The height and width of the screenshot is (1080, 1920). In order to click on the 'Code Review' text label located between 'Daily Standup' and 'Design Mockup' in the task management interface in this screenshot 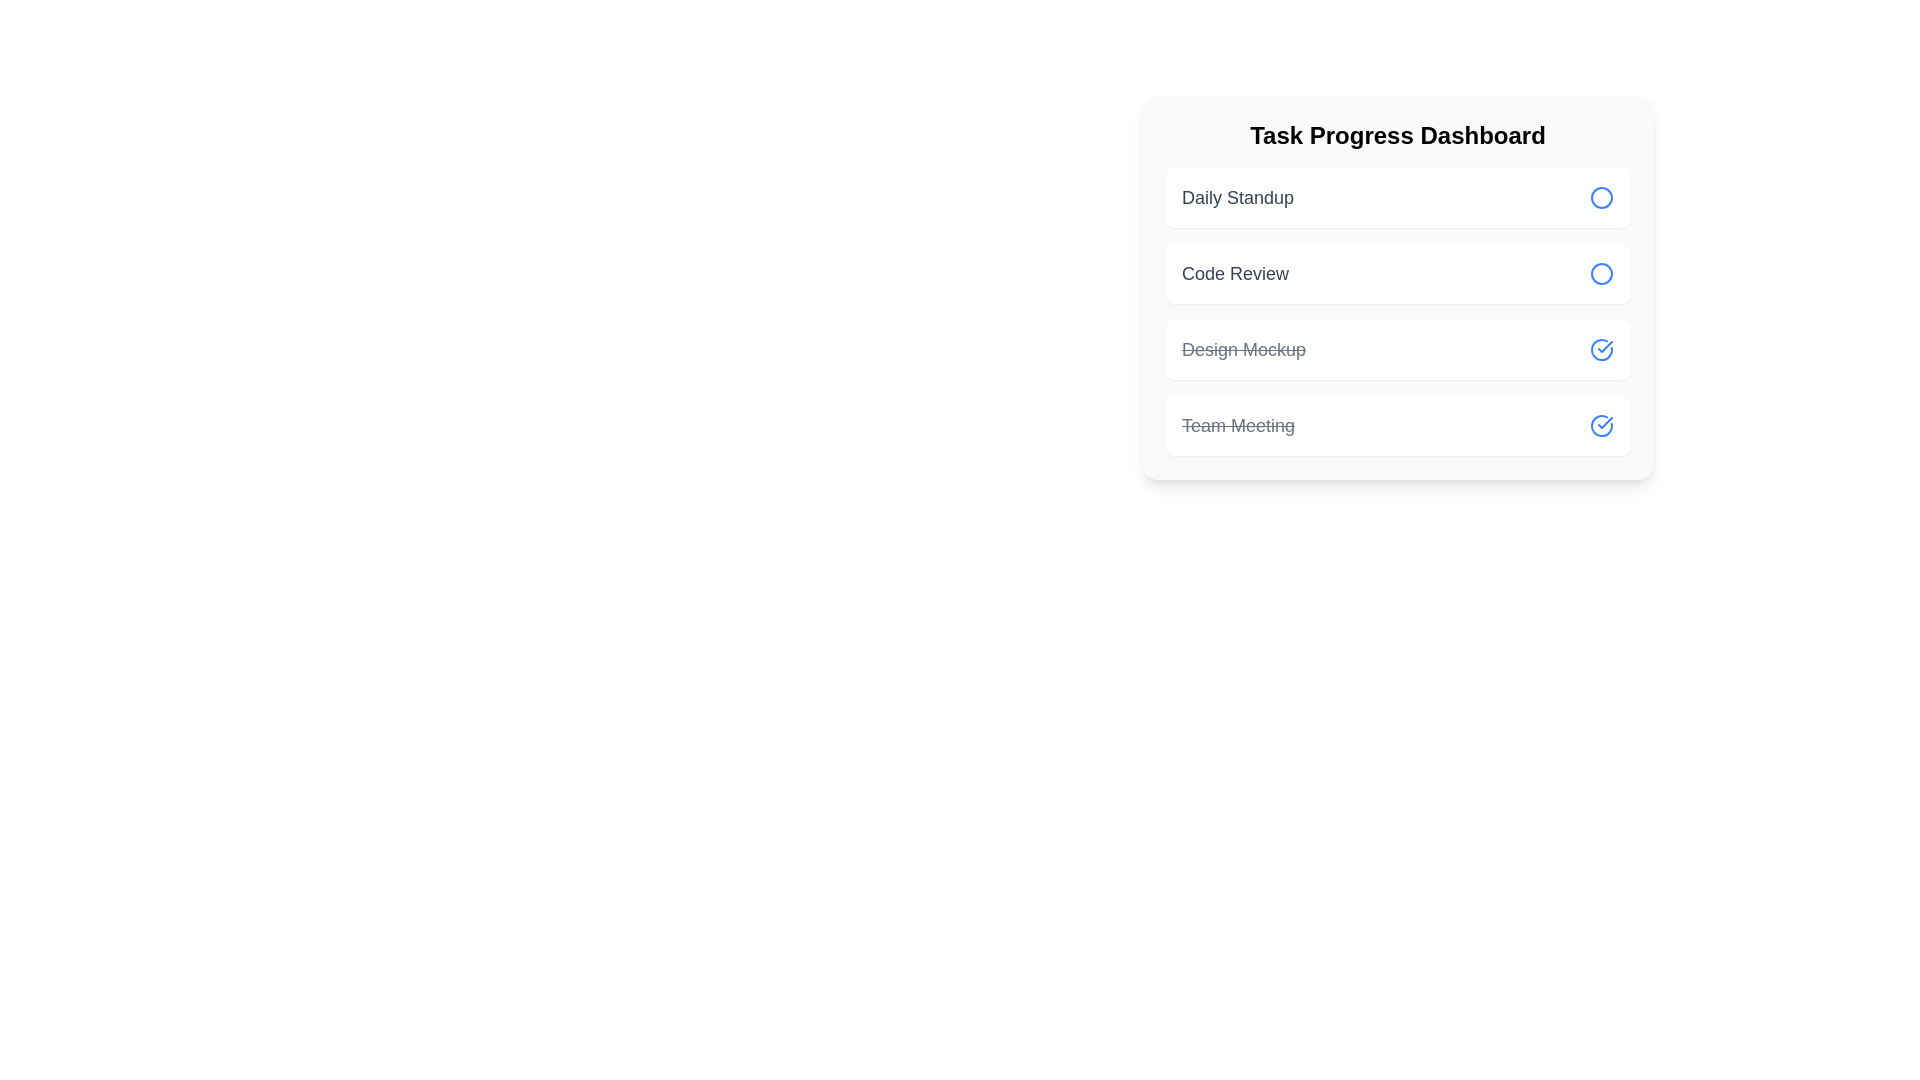, I will do `click(1234, 273)`.